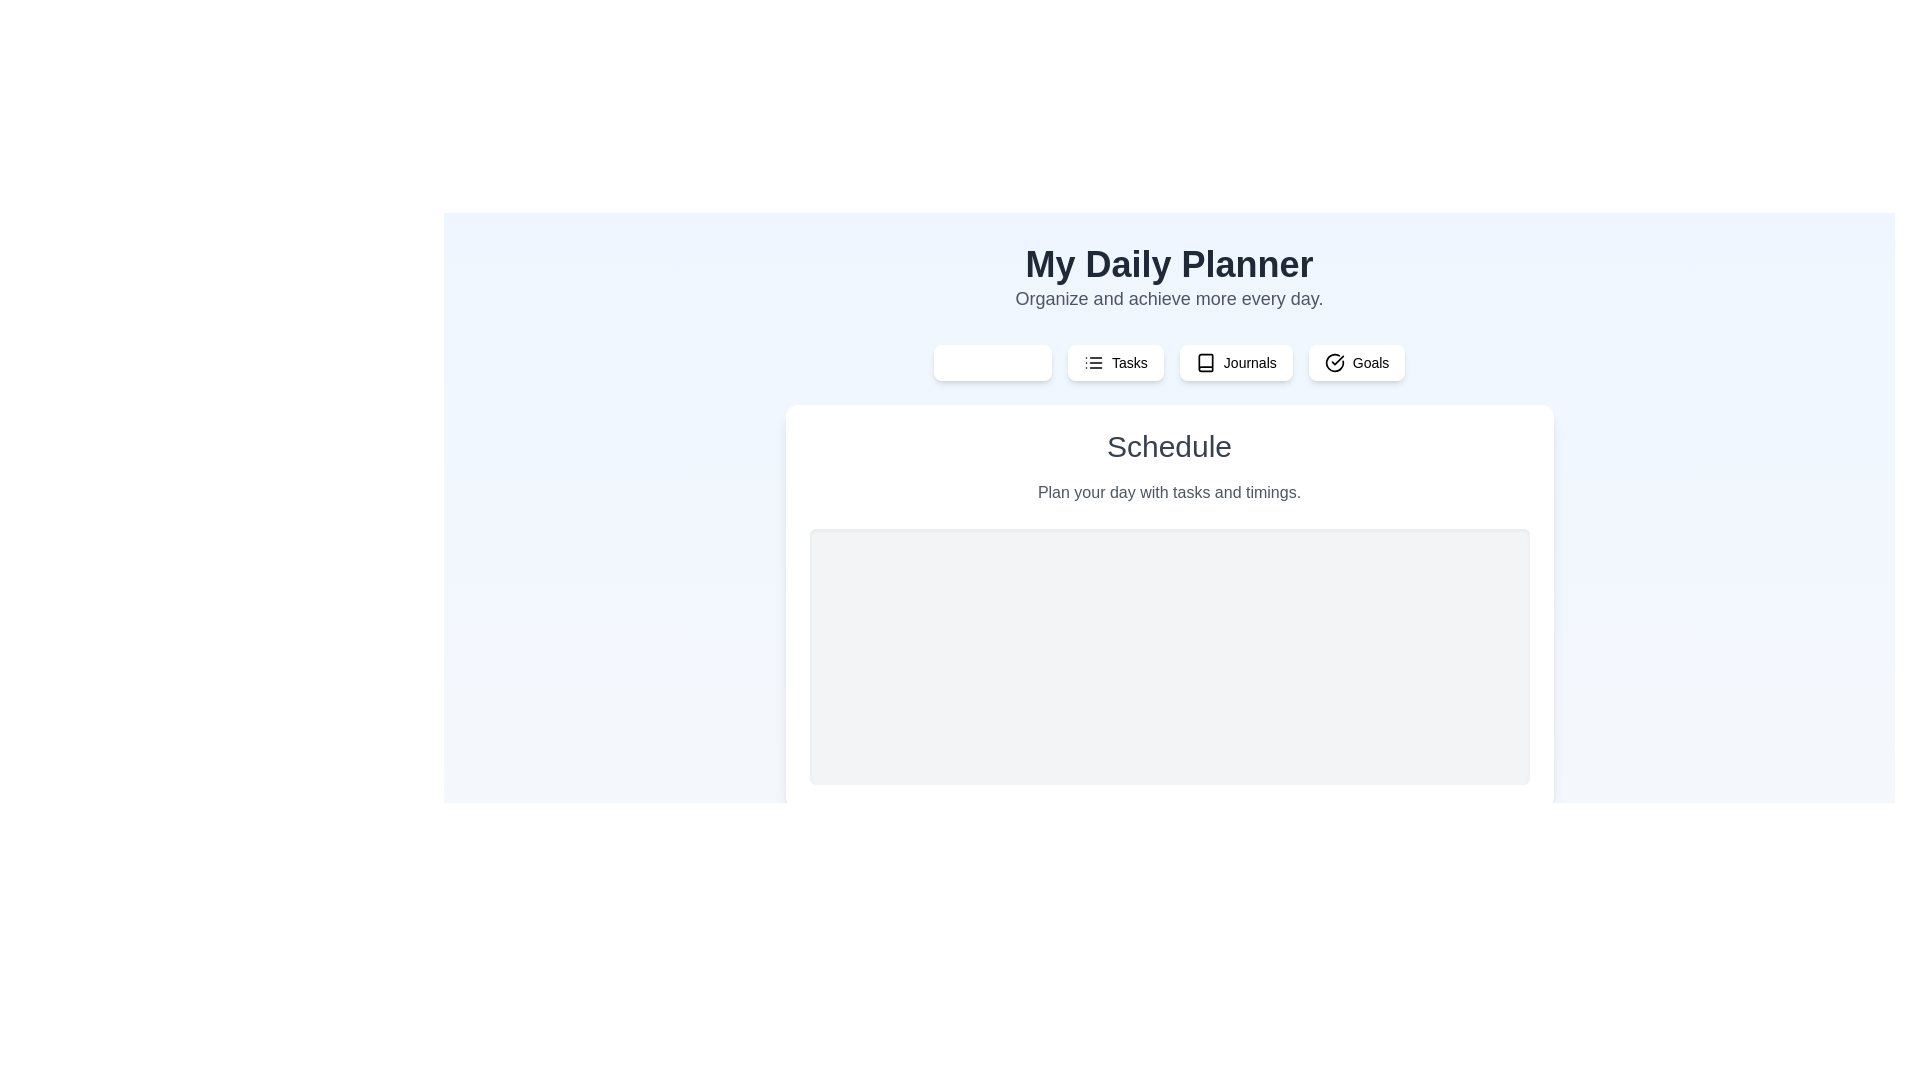 The height and width of the screenshot is (1080, 1920). I want to click on the tab labeled Schedule, so click(992, 362).